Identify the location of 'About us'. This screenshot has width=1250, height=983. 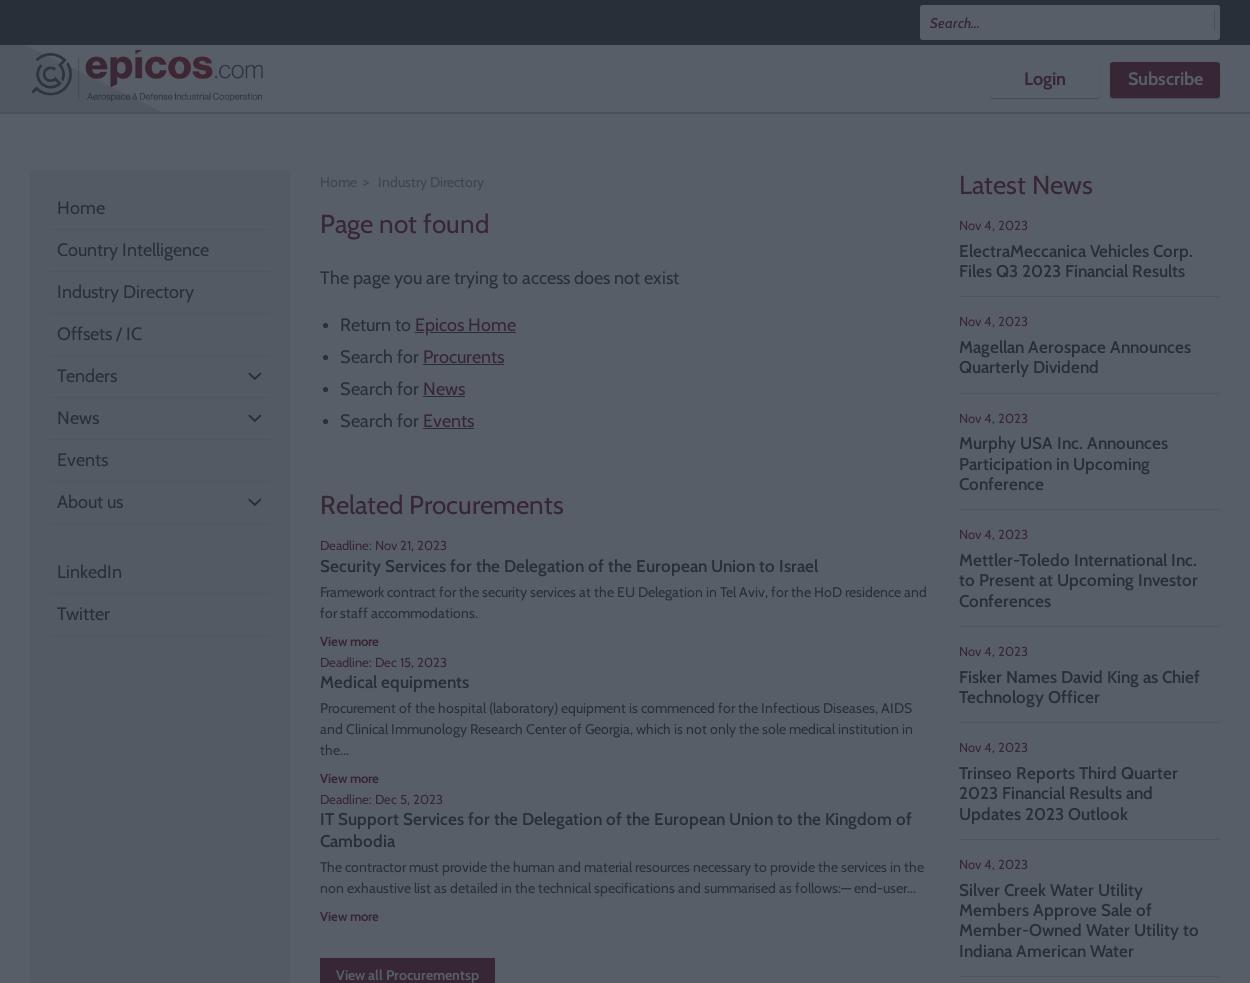
(89, 502).